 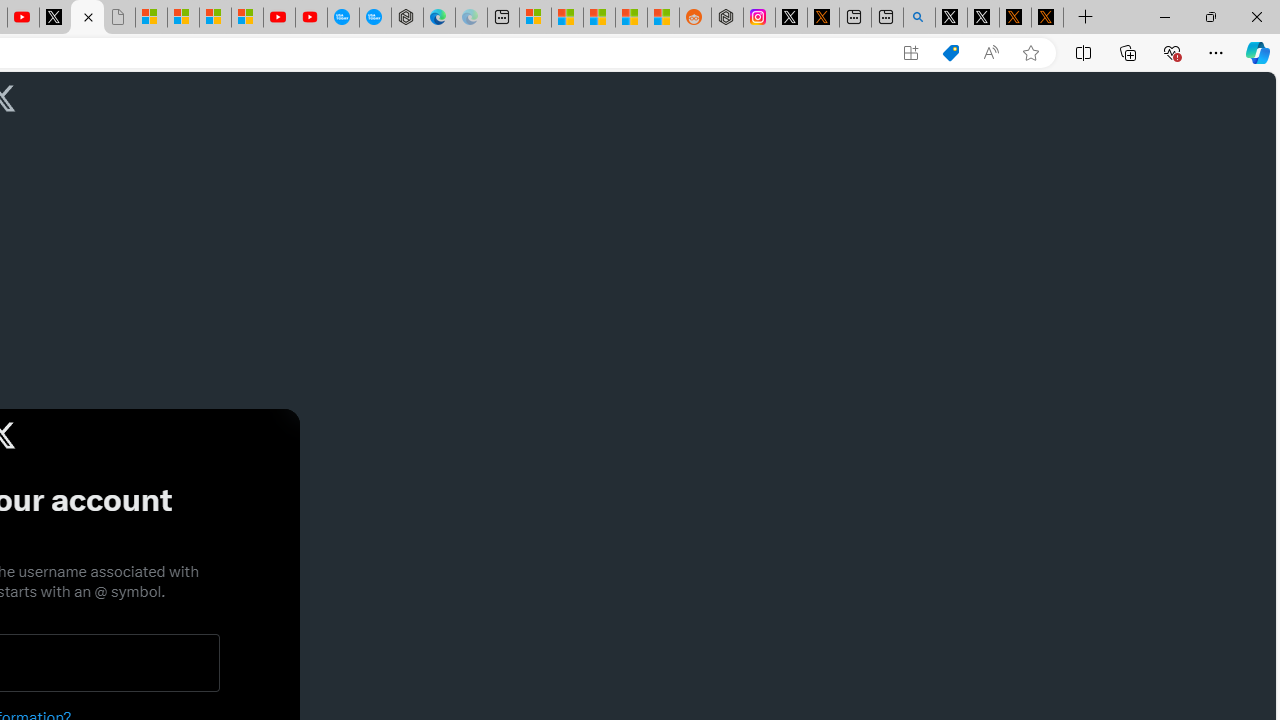 I want to click on 'App available. Install X', so click(x=909, y=52).